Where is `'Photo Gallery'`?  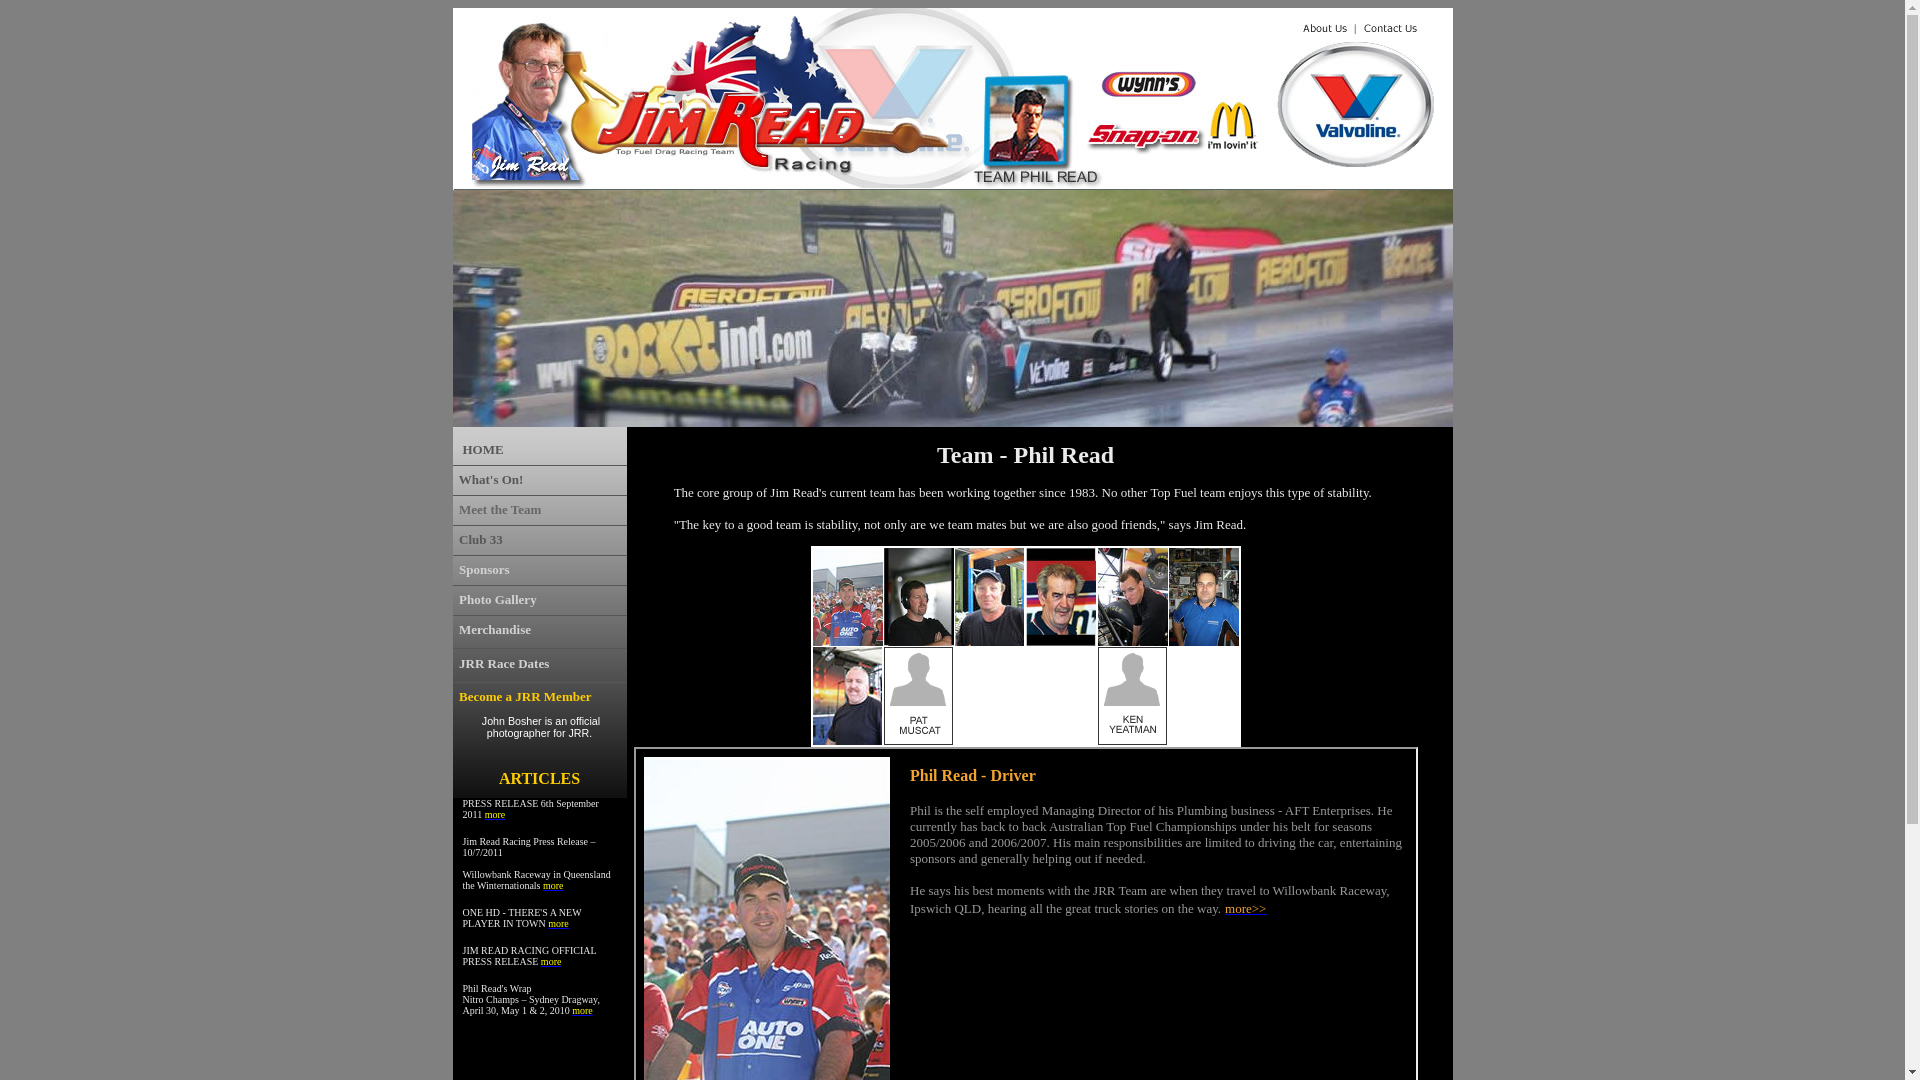
'Photo Gallery' is located at coordinates (498, 598).